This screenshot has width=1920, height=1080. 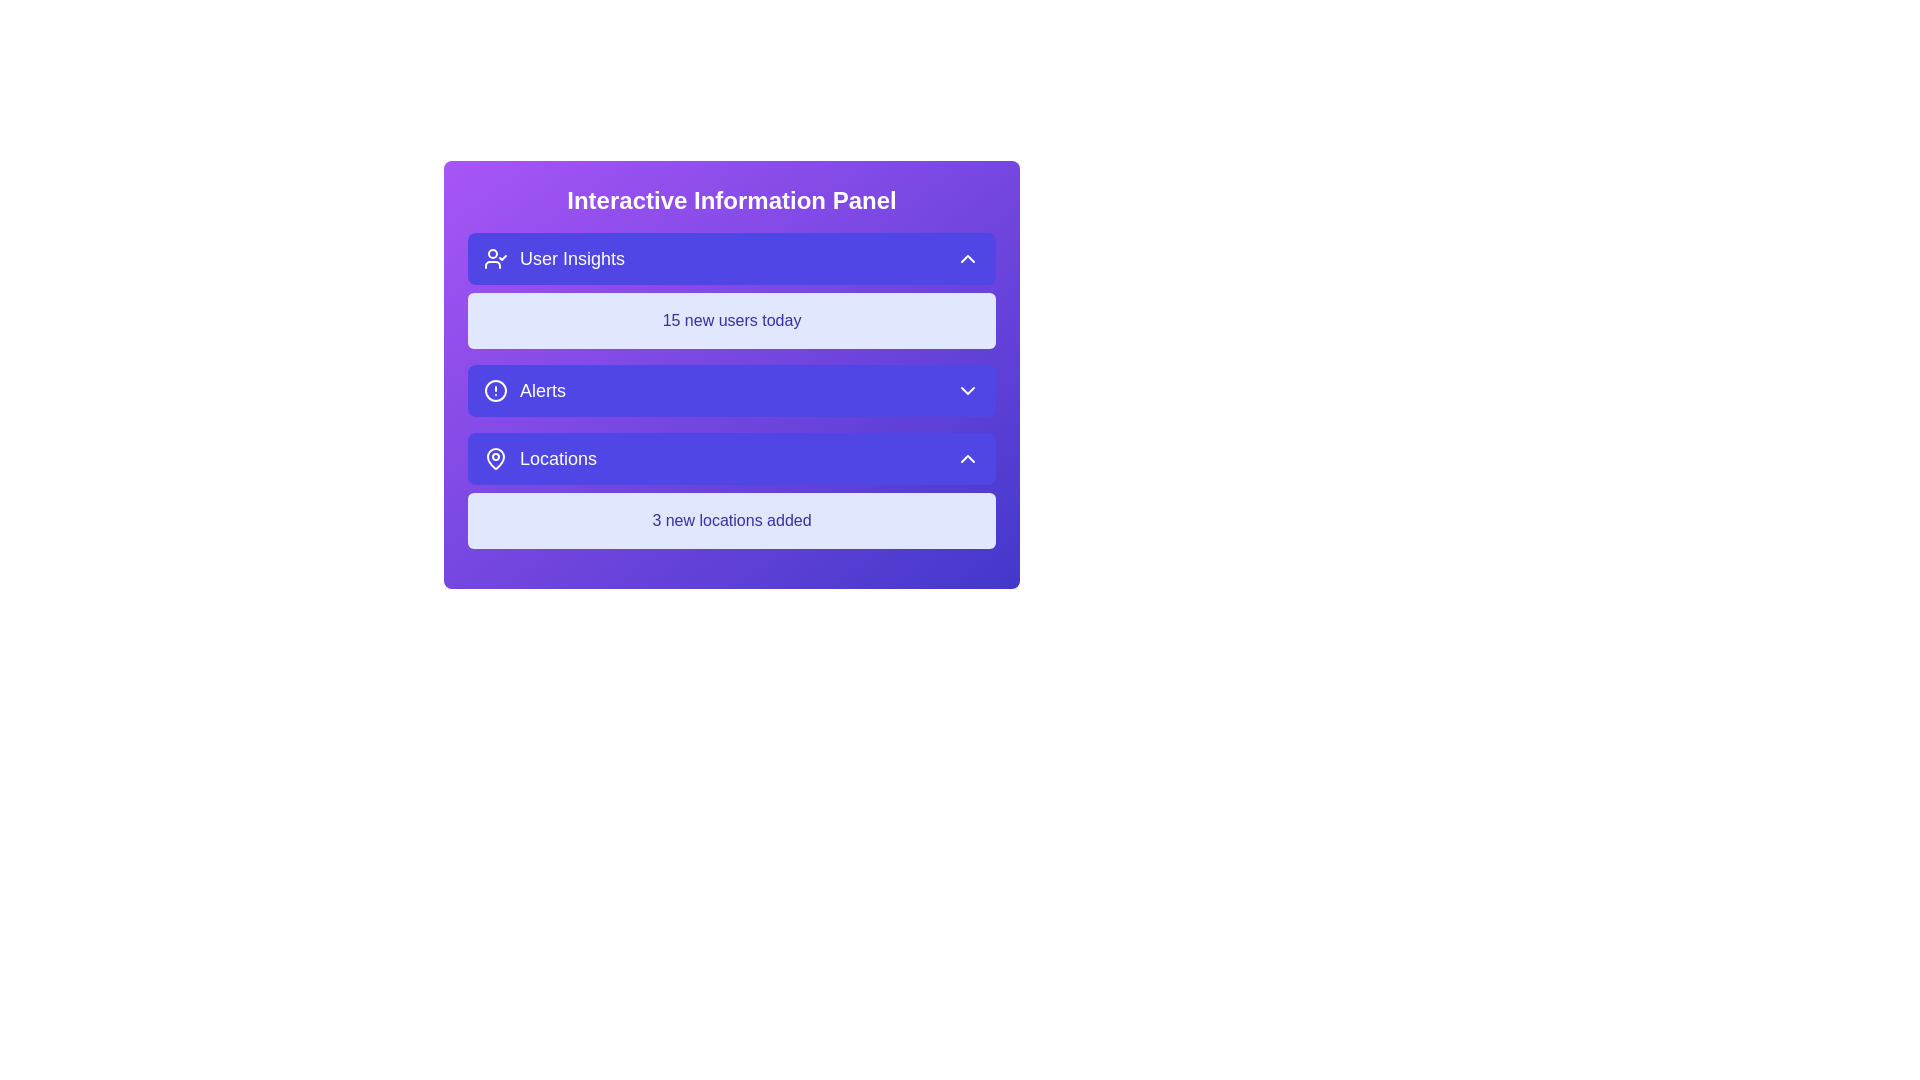 What do you see at coordinates (495, 257) in the screenshot?
I see `the icon for the panel User Insights` at bounding box center [495, 257].